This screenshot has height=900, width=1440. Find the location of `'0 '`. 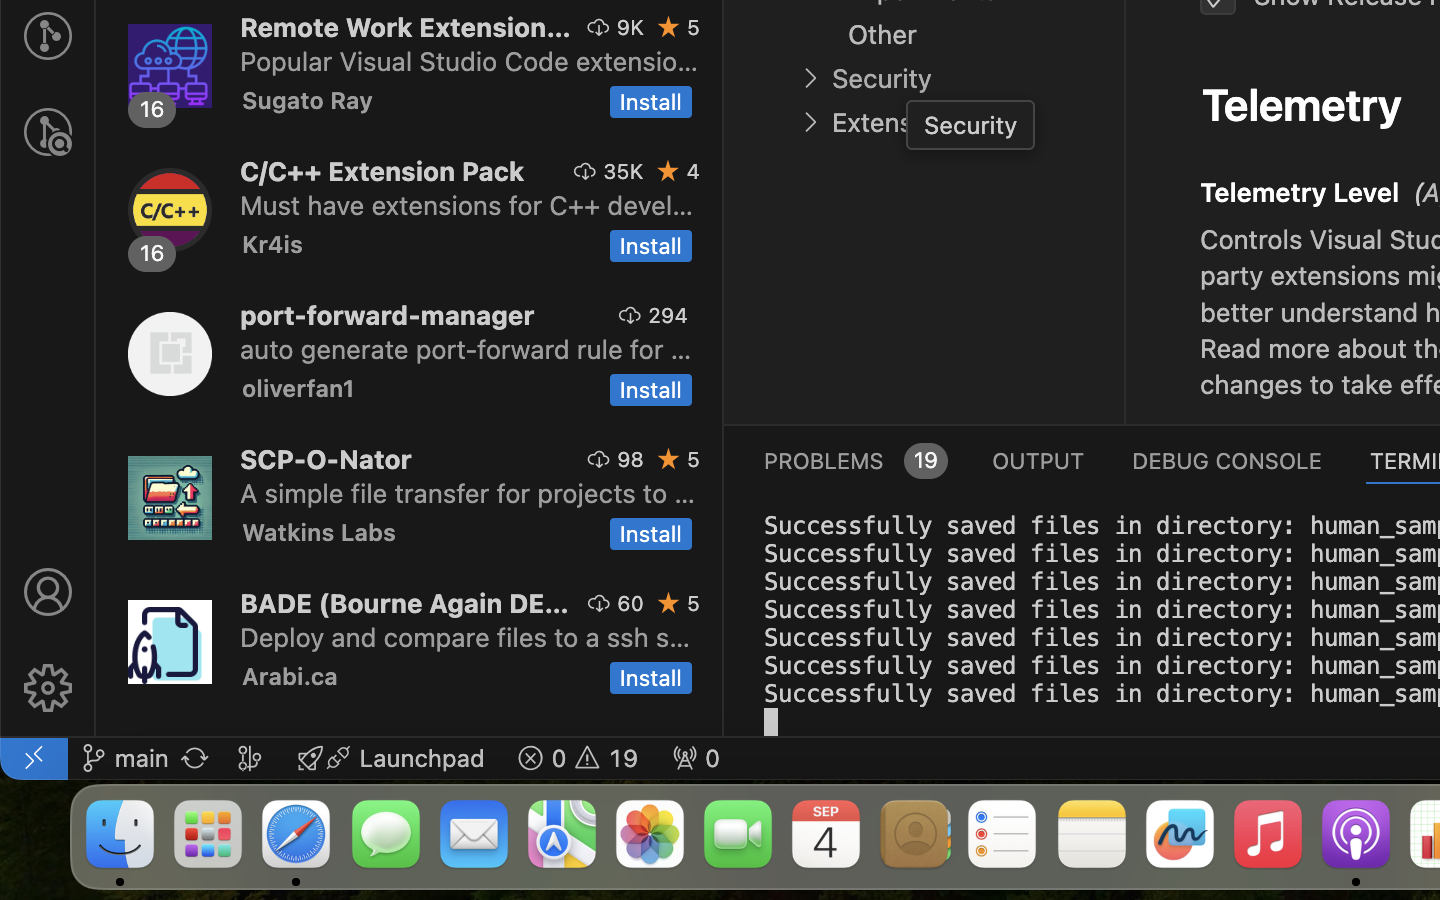

'0 ' is located at coordinates (46, 132).